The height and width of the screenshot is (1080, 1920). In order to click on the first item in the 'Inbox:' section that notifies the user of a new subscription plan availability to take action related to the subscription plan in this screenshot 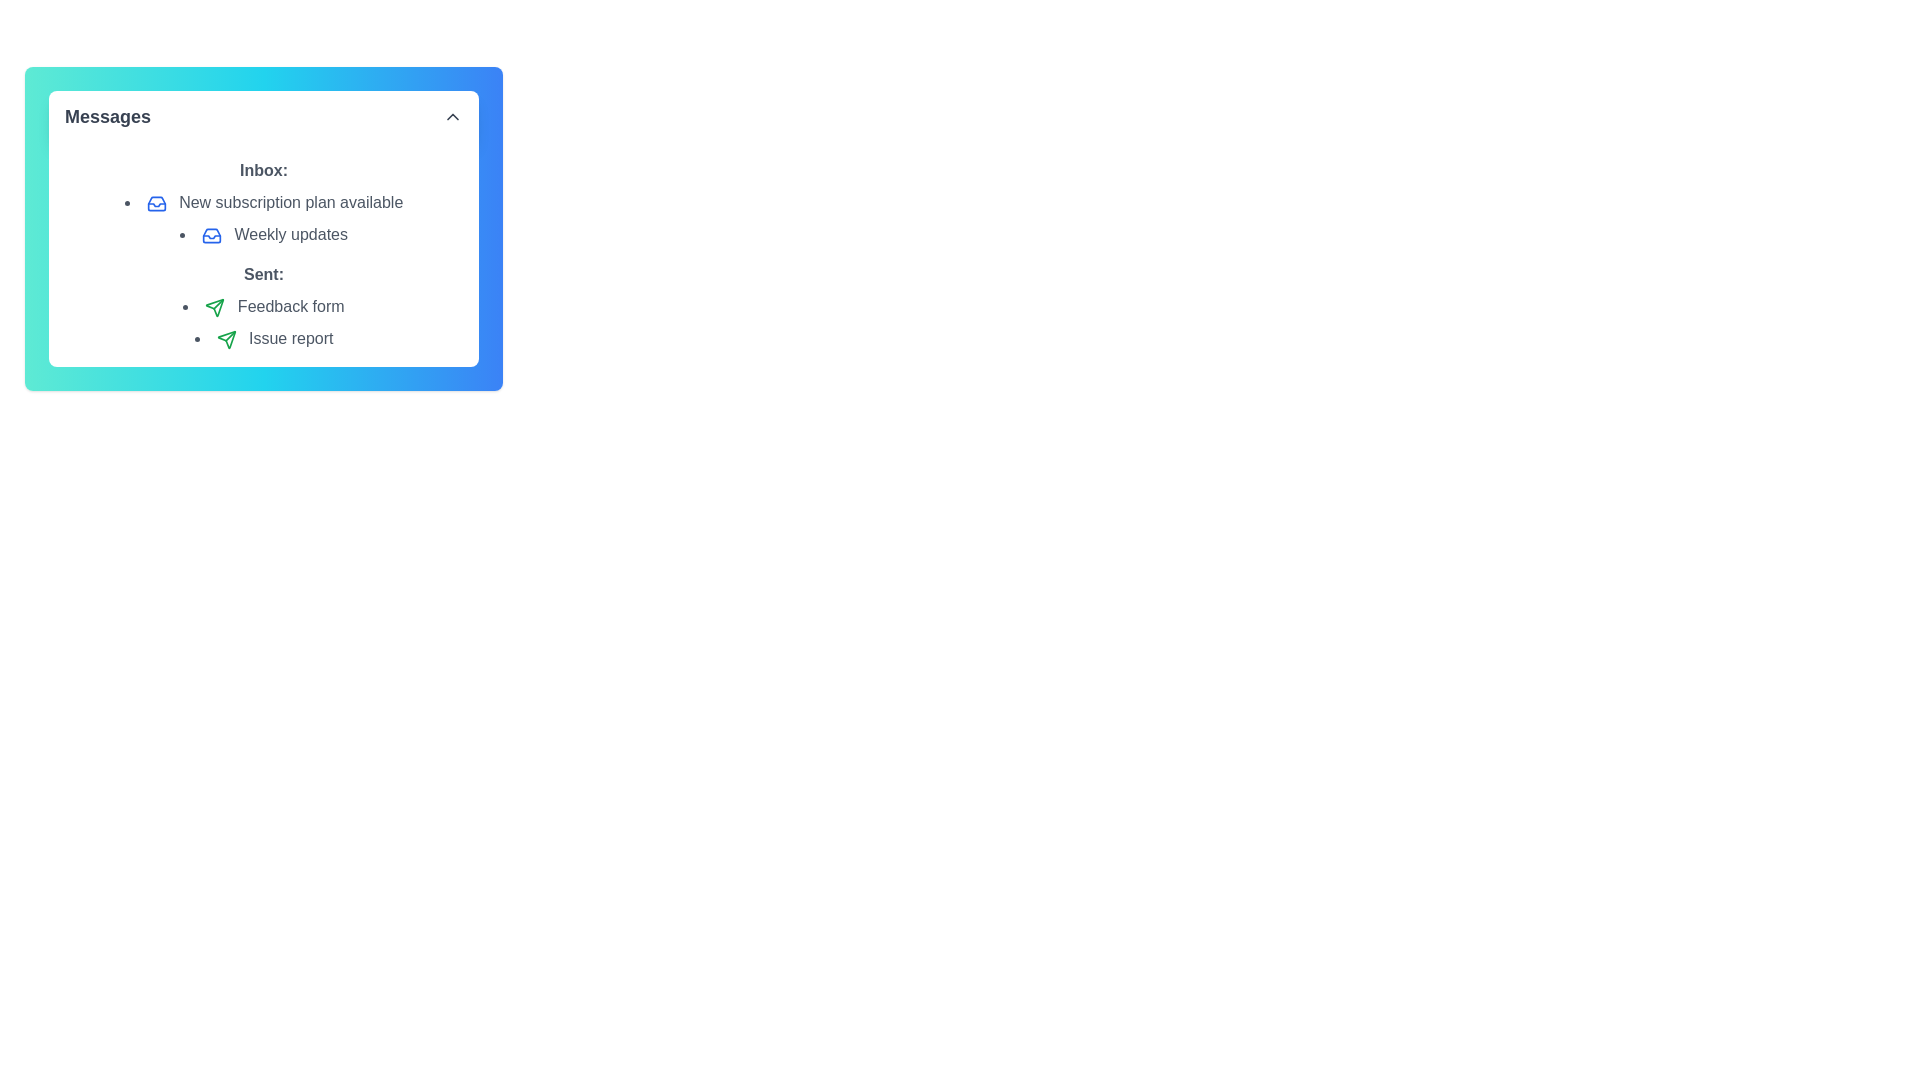, I will do `click(263, 203)`.